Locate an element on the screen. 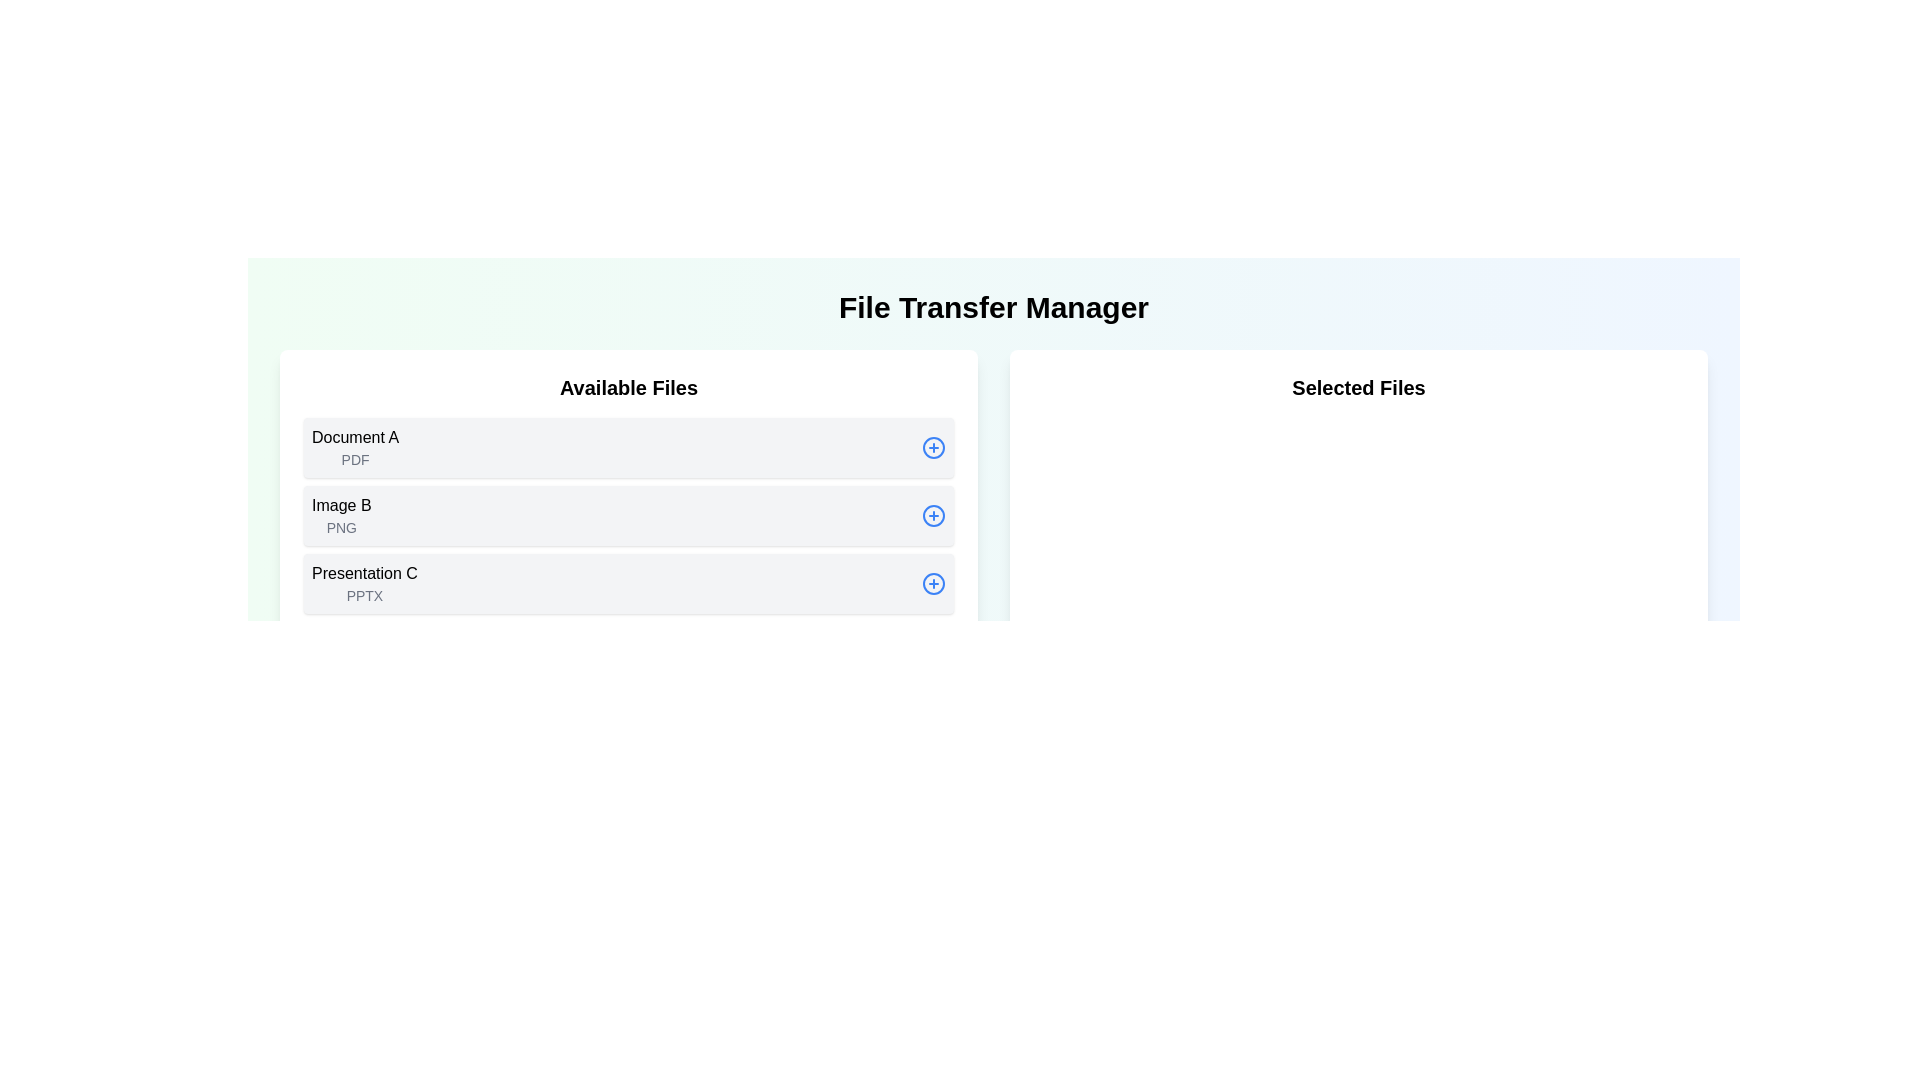 The image size is (1920, 1080). the SVG Circle button located at the rightmost end of the third file row ('Presentation C') in the 'File Transfer Manager' interface for visual information is located at coordinates (933, 583).